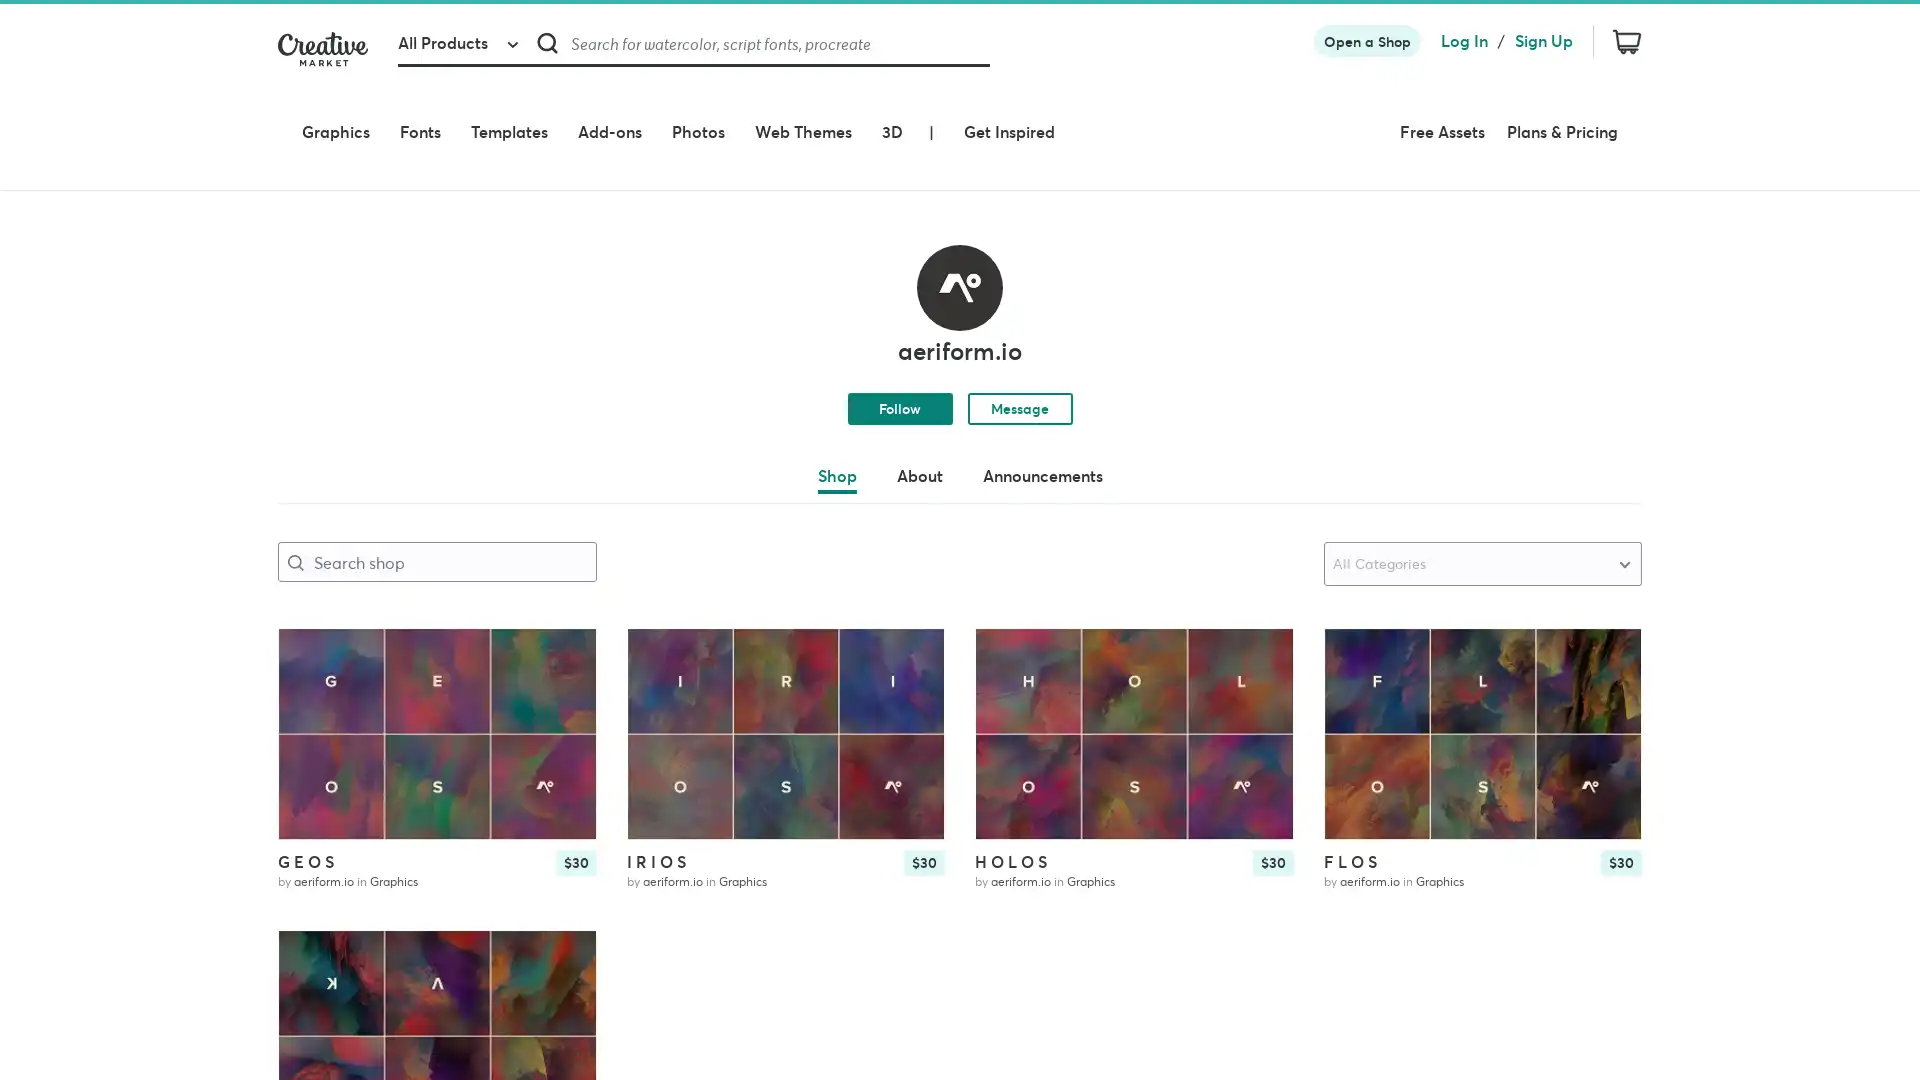  What do you see at coordinates (562, 921) in the screenshot?
I see `Save` at bounding box center [562, 921].